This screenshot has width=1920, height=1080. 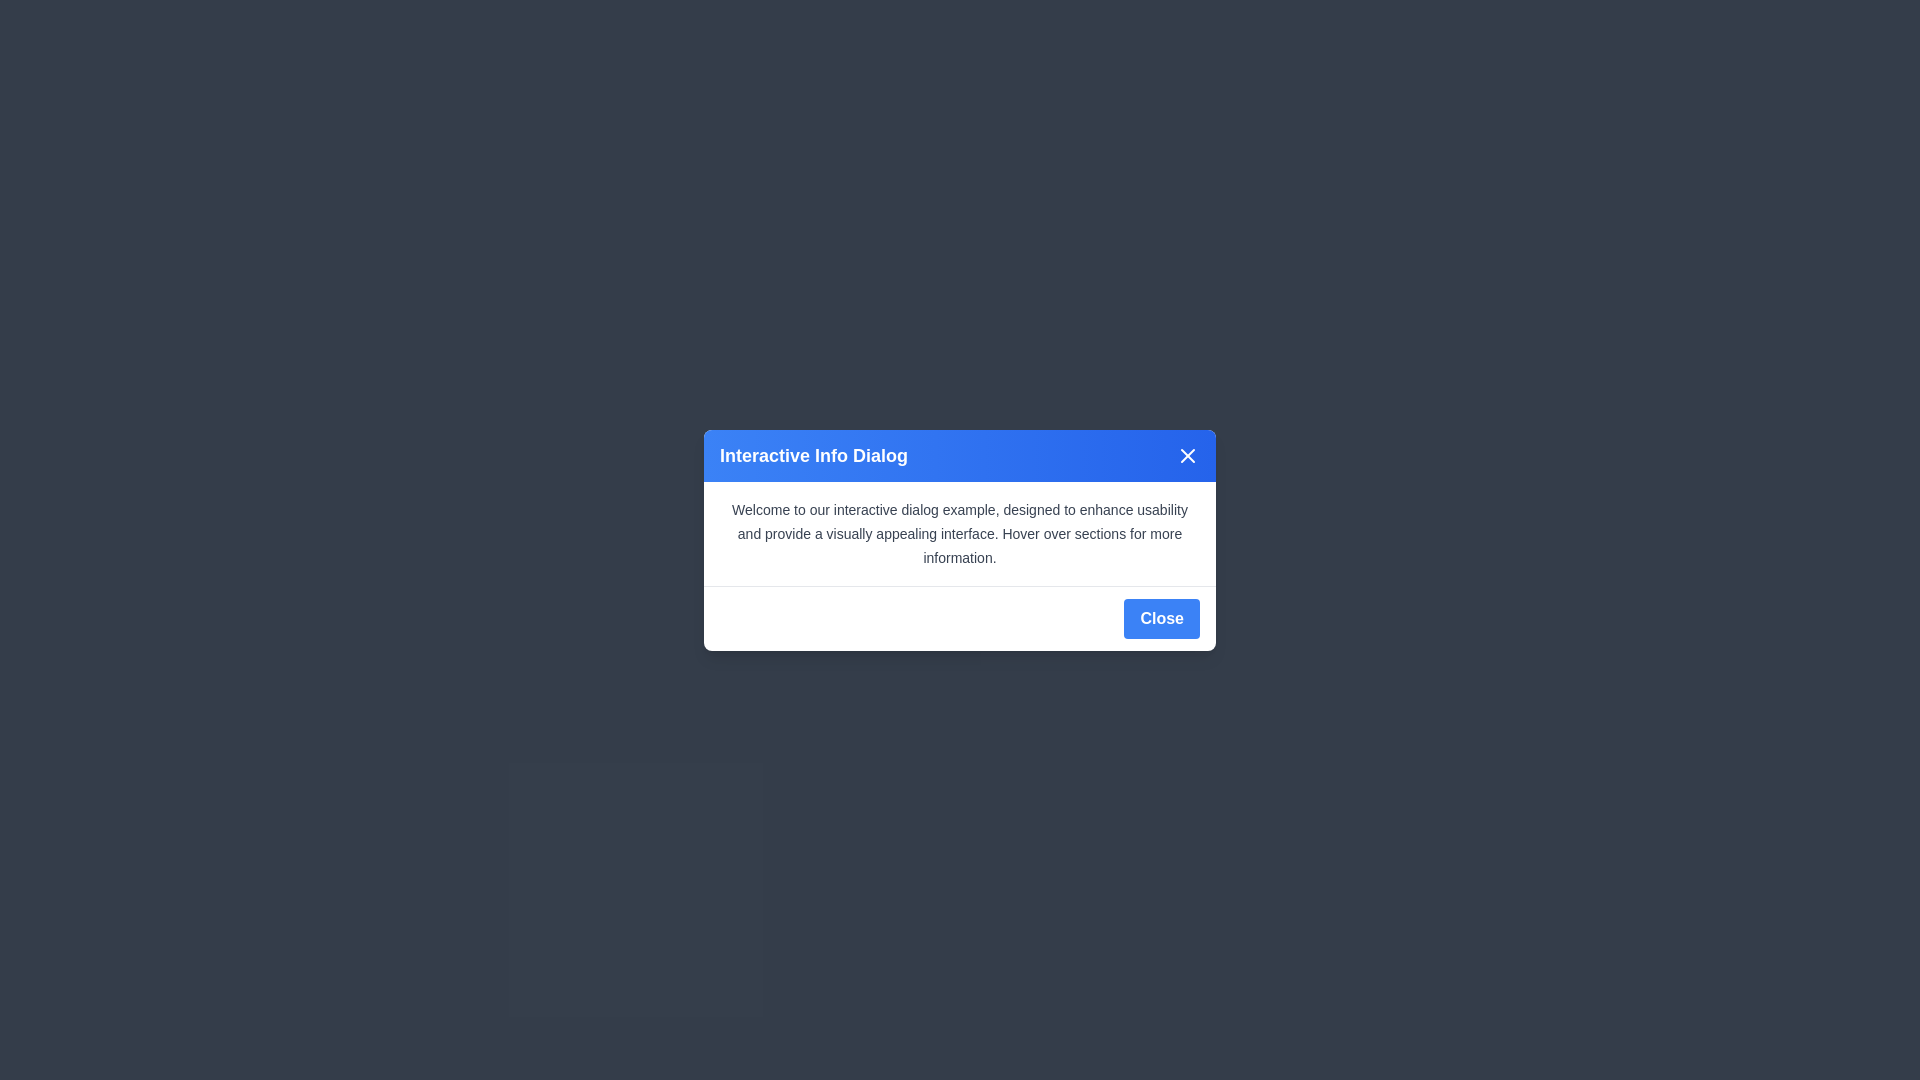 I want to click on the section titled close button to reveal additional information, so click(x=1188, y=455).